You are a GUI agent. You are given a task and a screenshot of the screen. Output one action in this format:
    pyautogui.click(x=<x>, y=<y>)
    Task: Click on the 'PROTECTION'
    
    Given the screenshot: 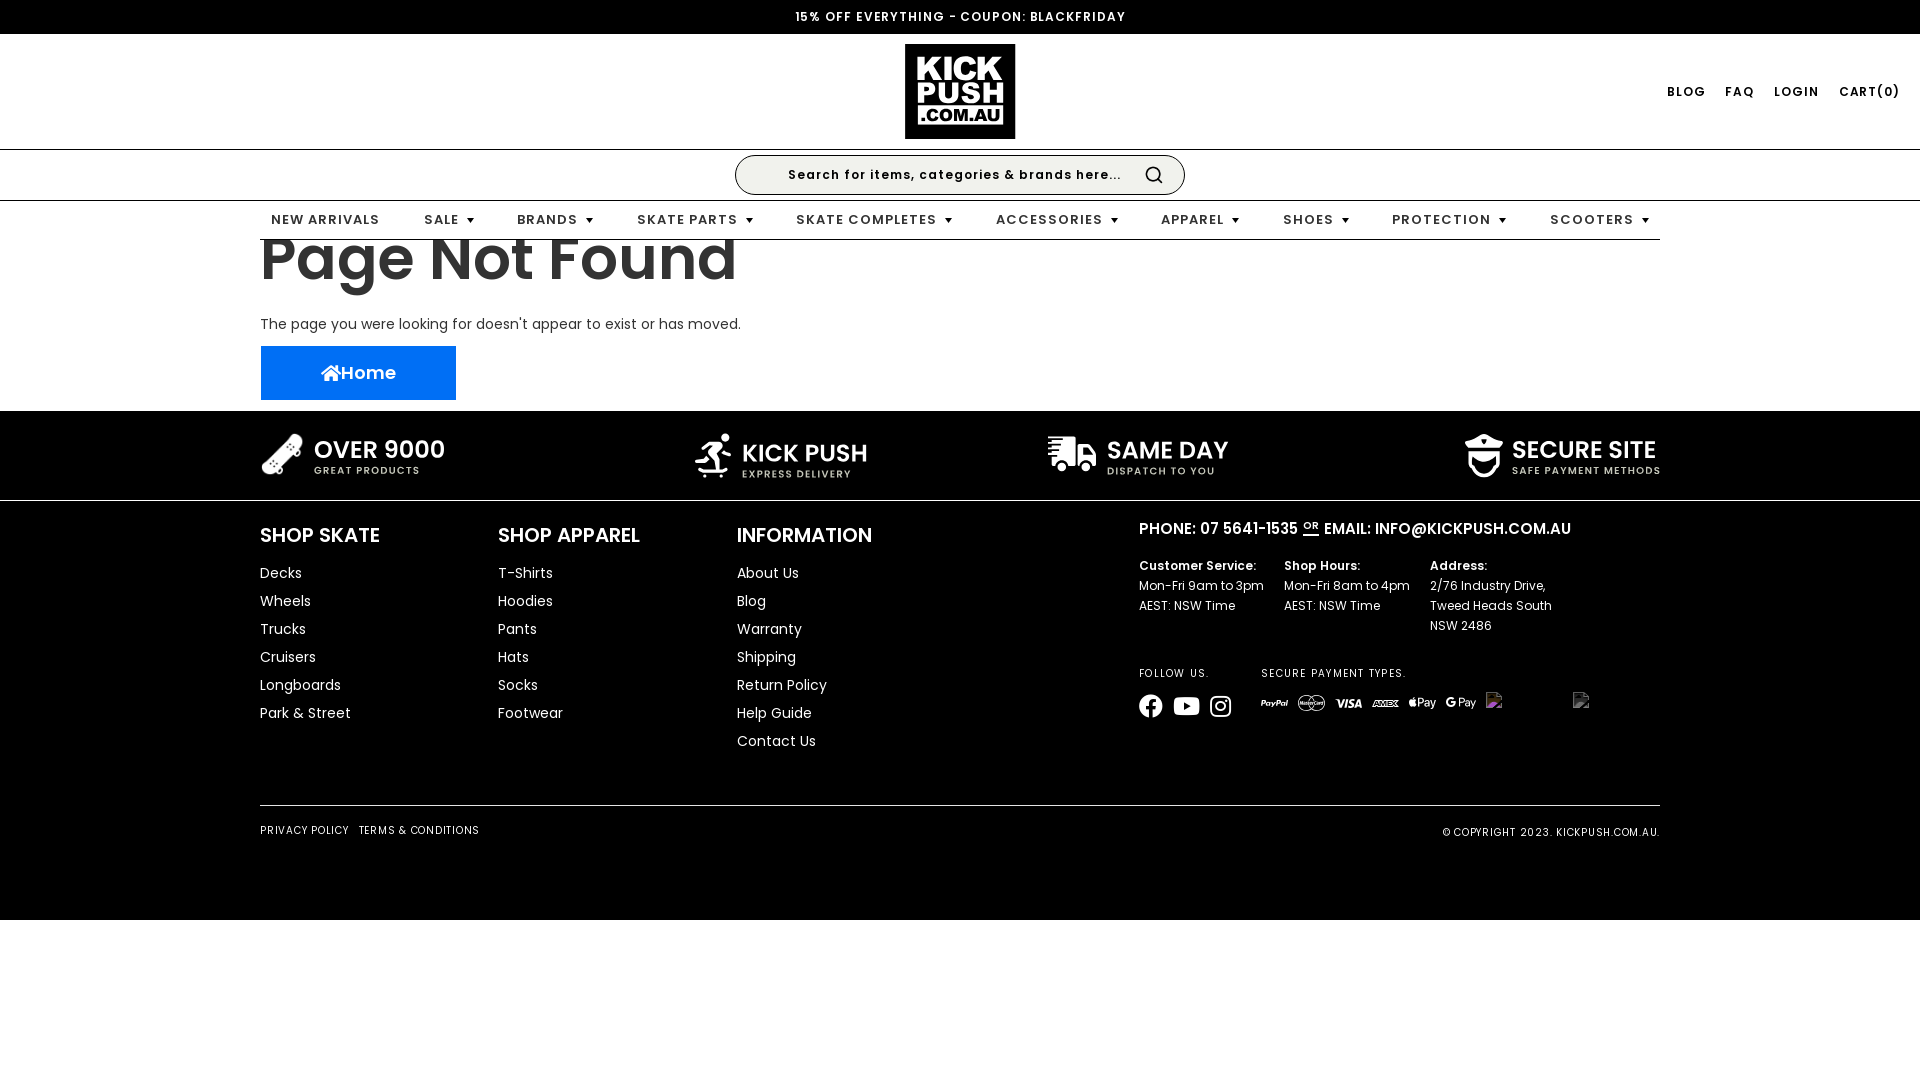 What is the action you would take?
    pyautogui.click(x=1449, y=219)
    